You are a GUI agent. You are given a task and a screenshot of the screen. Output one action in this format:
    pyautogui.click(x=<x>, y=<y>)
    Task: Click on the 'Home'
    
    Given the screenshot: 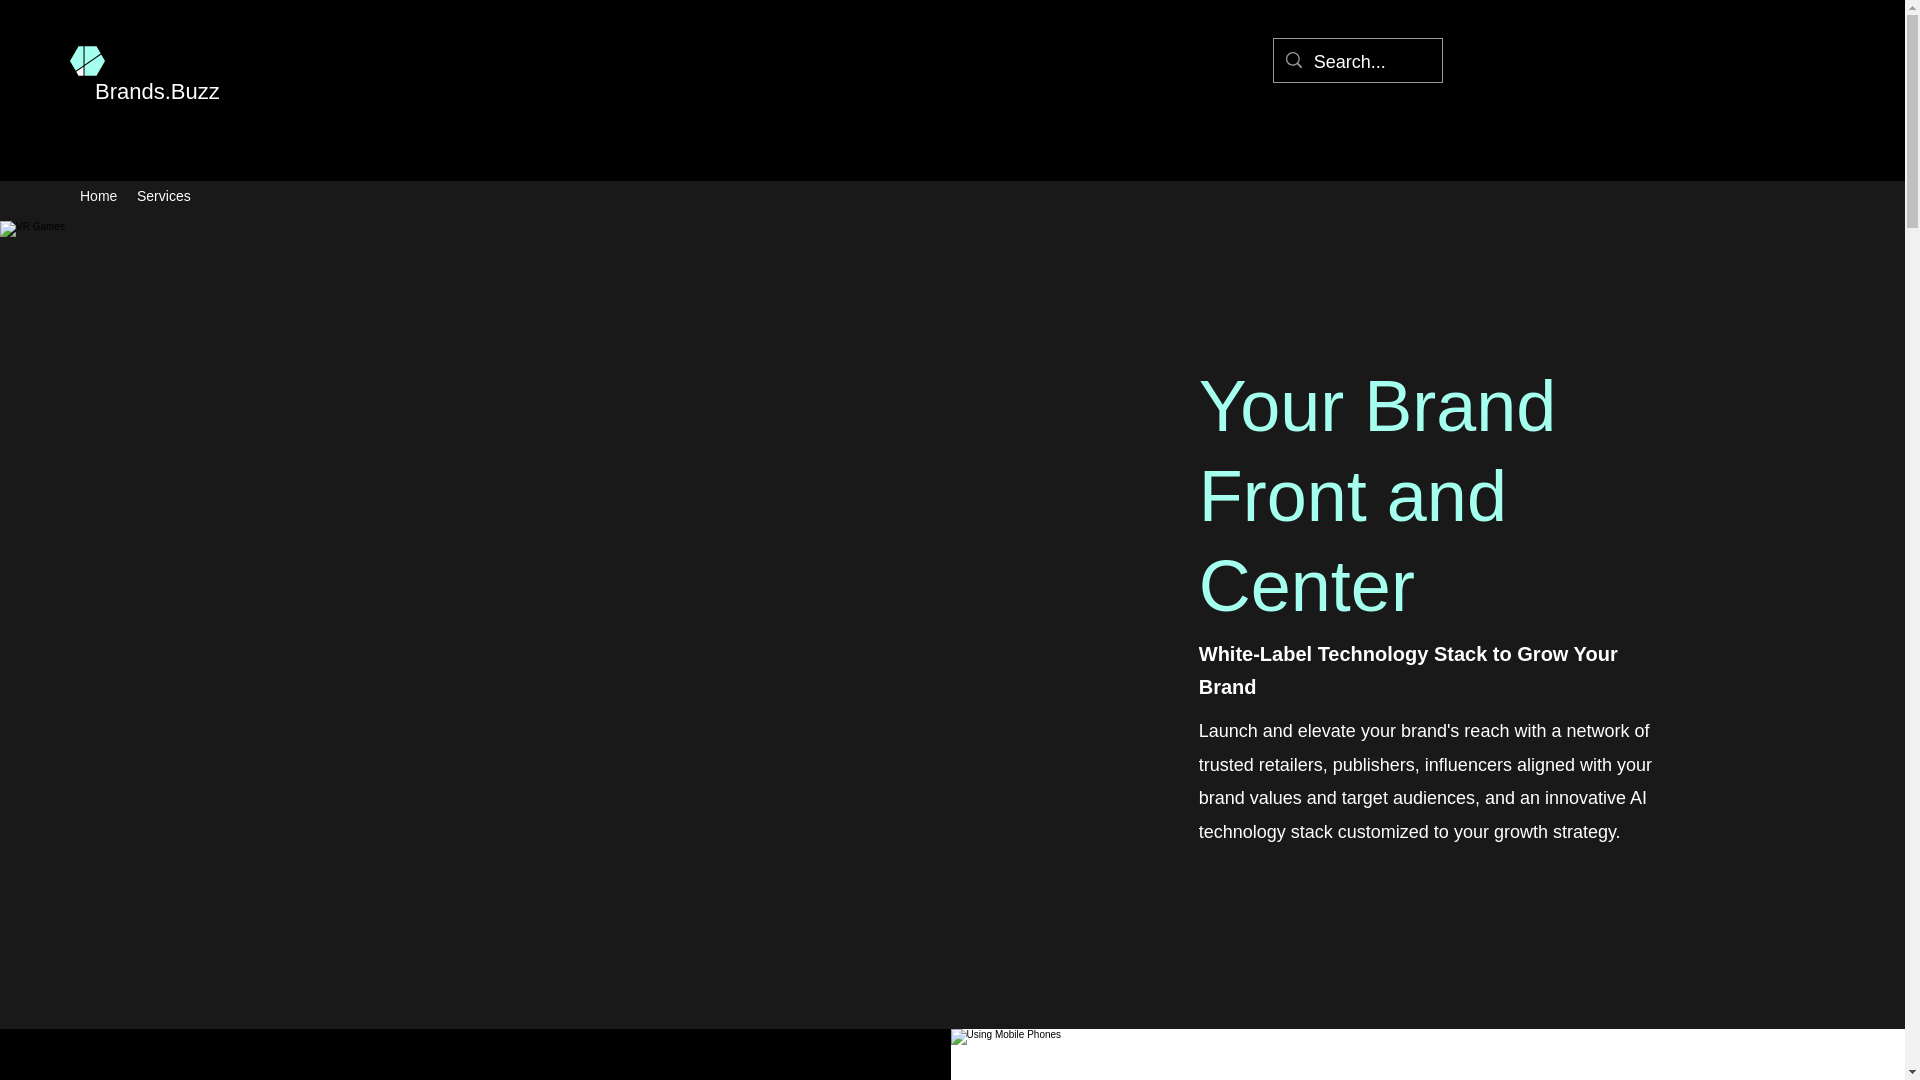 What is the action you would take?
    pyautogui.click(x=70, y=196)
    